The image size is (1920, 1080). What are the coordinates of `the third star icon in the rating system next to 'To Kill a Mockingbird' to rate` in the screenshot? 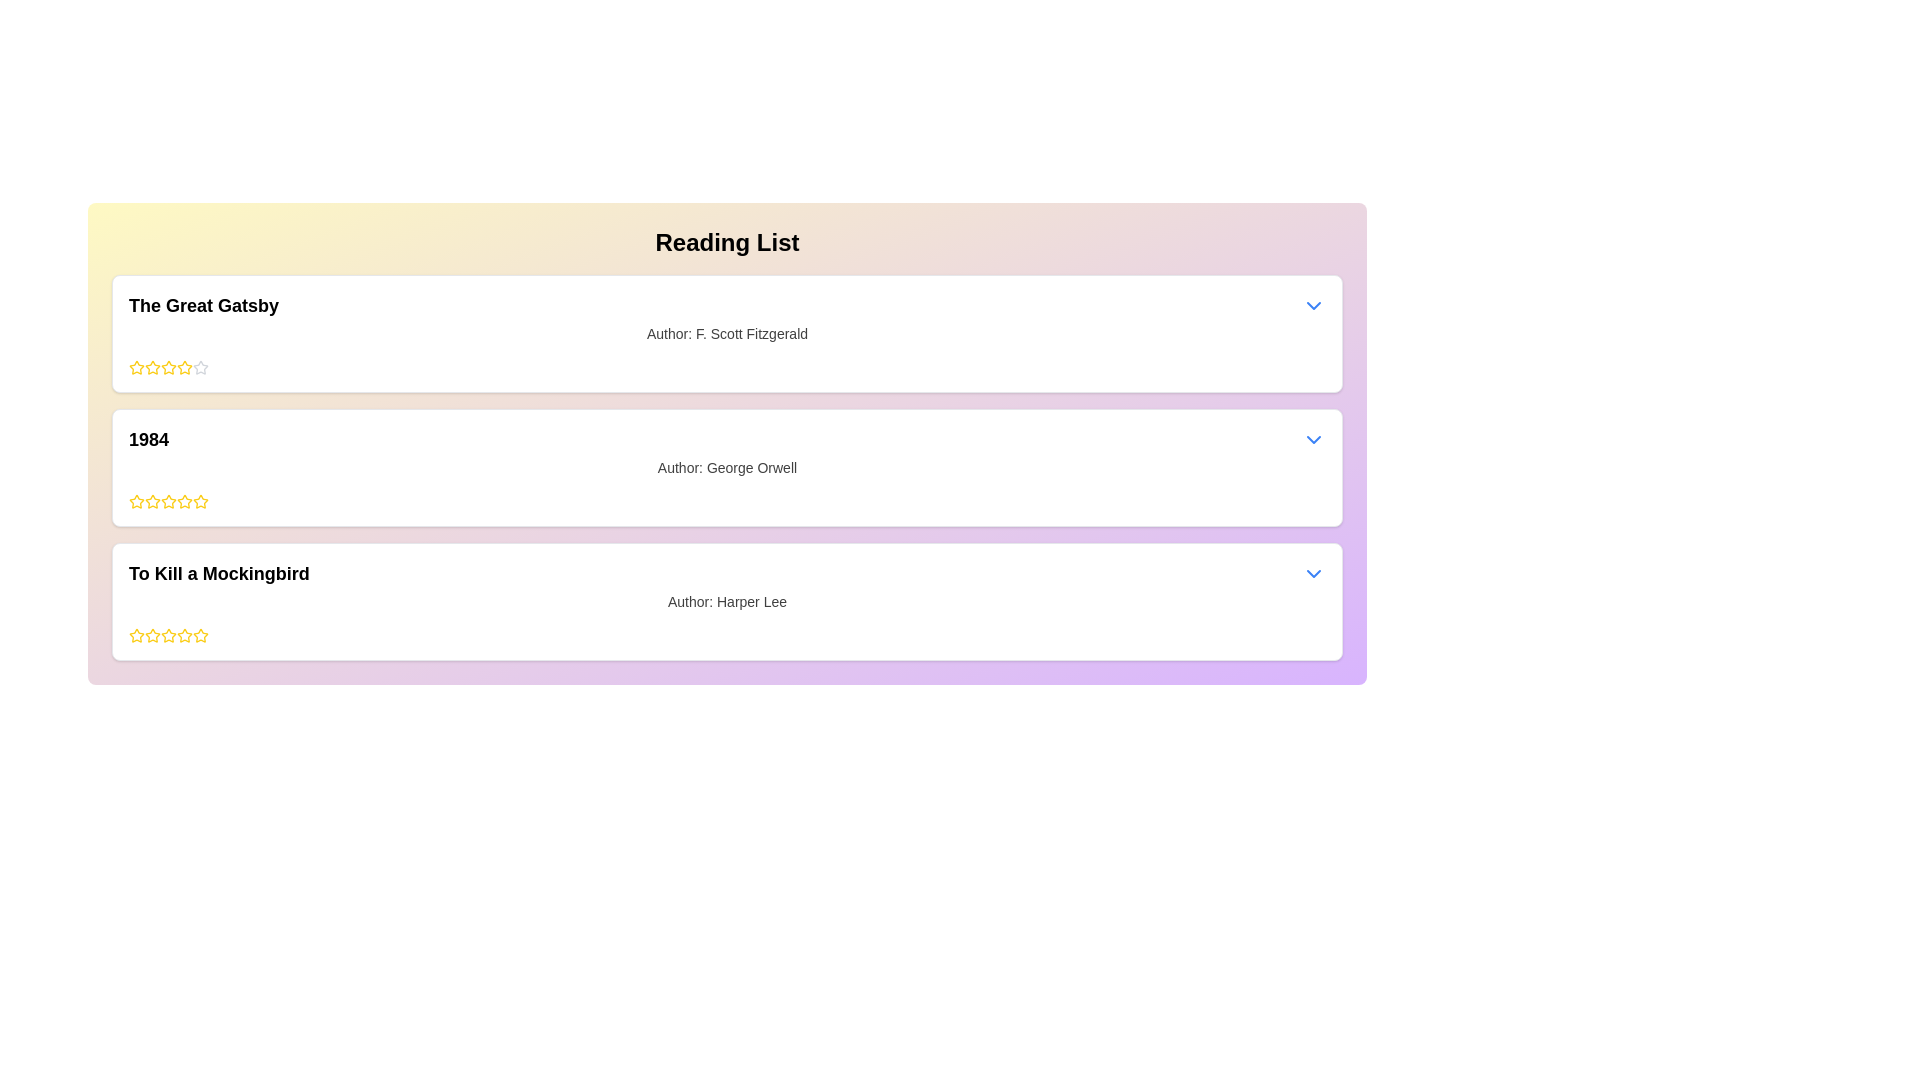 It's located at (168, 635).